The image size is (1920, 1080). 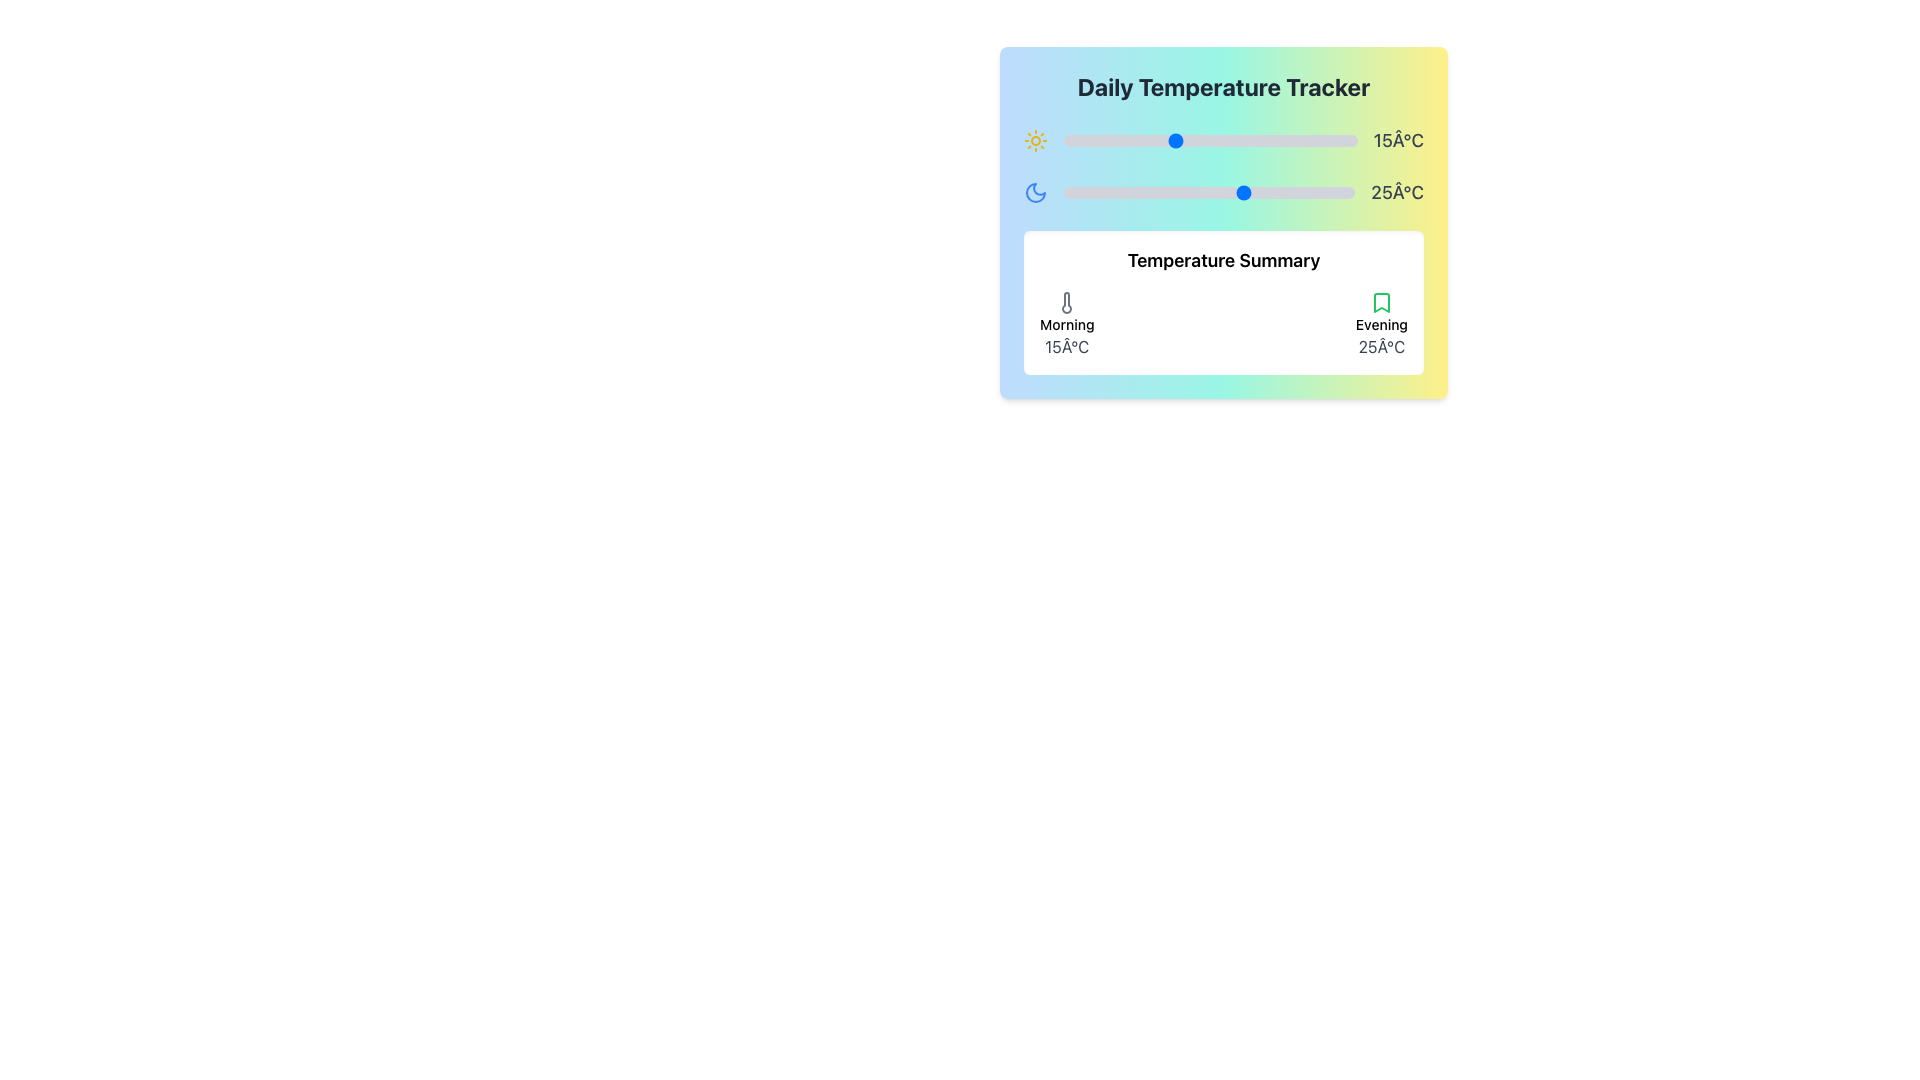 I want to click on the text label displaying the evening temperature located directly below the 'Evening' text in the 'Temperature Summary' section, so click(x=1381, y=346).